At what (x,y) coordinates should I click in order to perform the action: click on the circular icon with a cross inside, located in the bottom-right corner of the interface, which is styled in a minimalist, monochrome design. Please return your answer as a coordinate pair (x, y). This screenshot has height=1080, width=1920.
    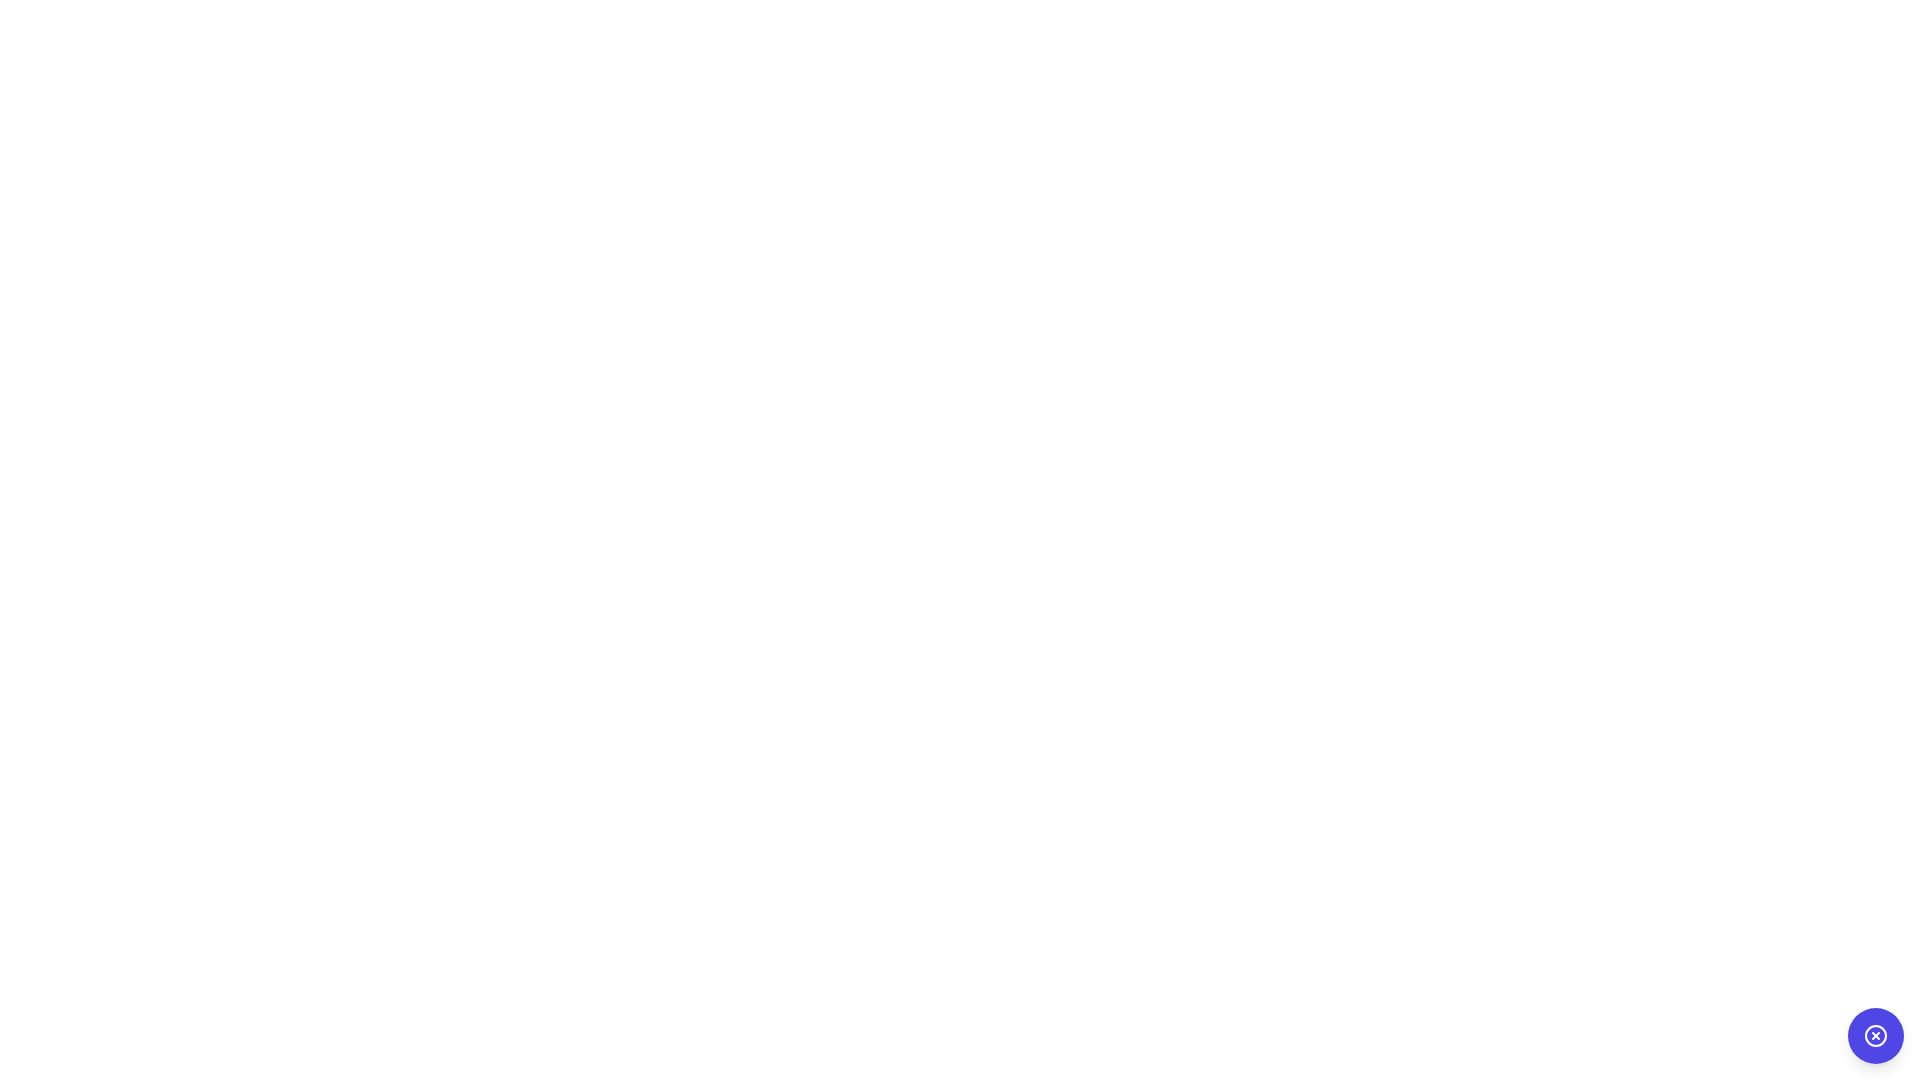
    Looking at the image, I should click on (1875, 1035).